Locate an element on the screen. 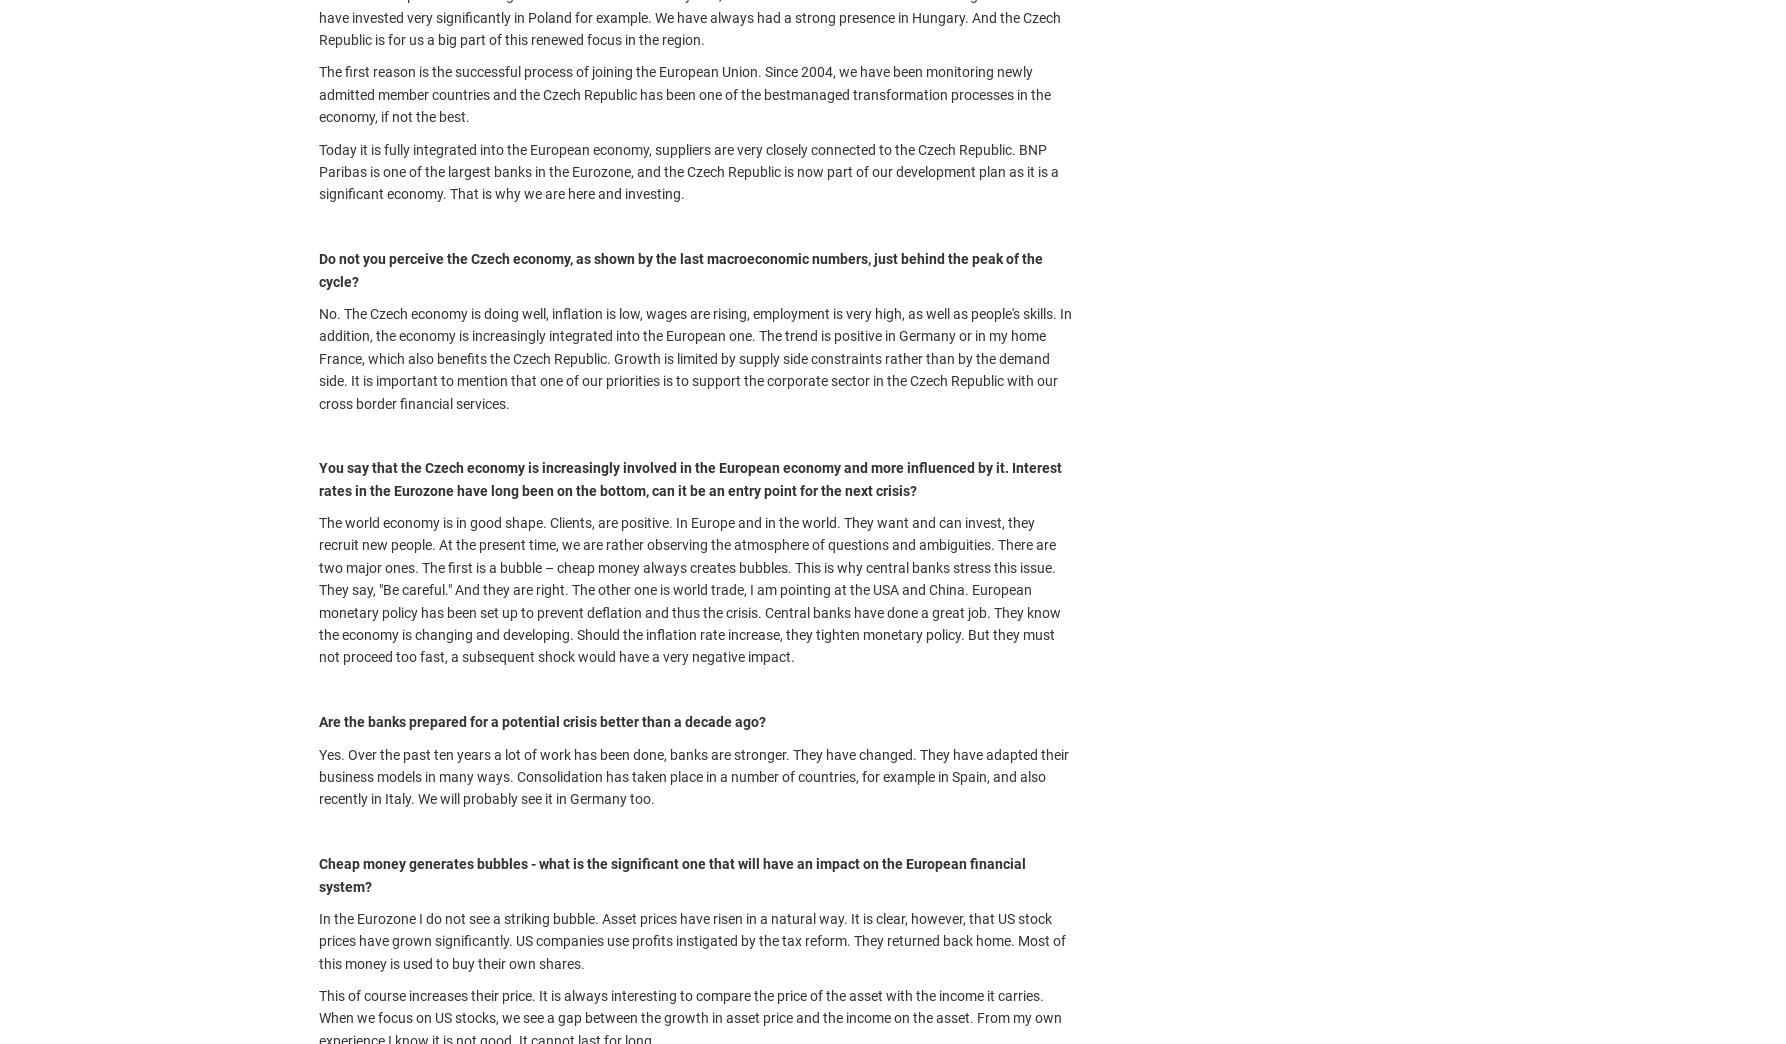  'The world economy is in good shape. Clients, are positive. In Europe and in the world. They want and can invest, they recruit new people. At the present time, we are rather observing the atmosphere of questions and ambiguities. There are two major ones. The first is a bubble – cheap money always creates bubbles. This is why central banks stress this issue. They say, "Be careful." And they are right. The other one is world trade, I am pointing at the USA and China. European monetary policy has been set up to prevent deflation and thus the crisis. Central banks have done a great job. They know the economy is changing and developing. Should the inflation rate increase, they tighten monetary policy. But they must not proceed too fast, a subsequent shock would have a very negative impact.' is located at coordinates (318, 589).